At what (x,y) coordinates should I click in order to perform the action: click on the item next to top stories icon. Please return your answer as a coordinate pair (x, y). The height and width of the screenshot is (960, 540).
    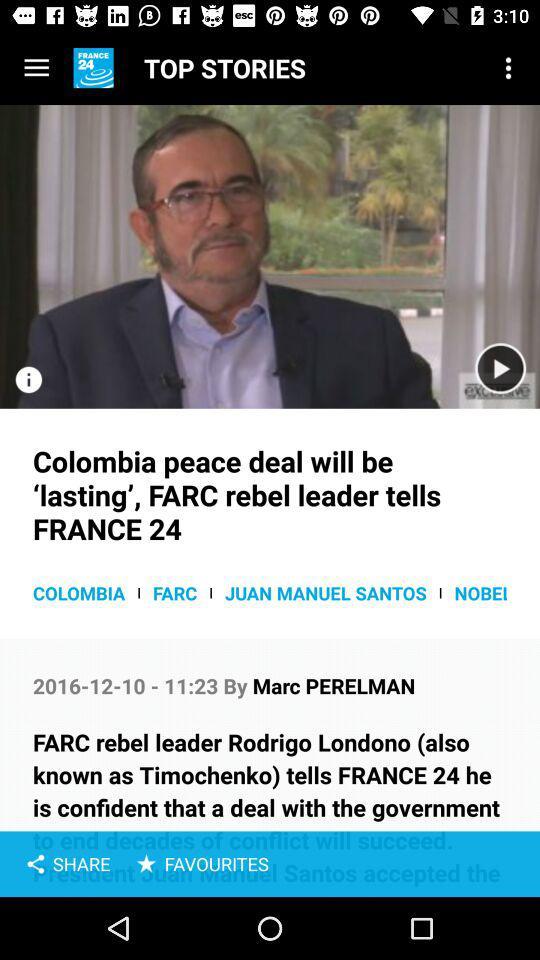
    Looking at the image, I should click on (508, 68).